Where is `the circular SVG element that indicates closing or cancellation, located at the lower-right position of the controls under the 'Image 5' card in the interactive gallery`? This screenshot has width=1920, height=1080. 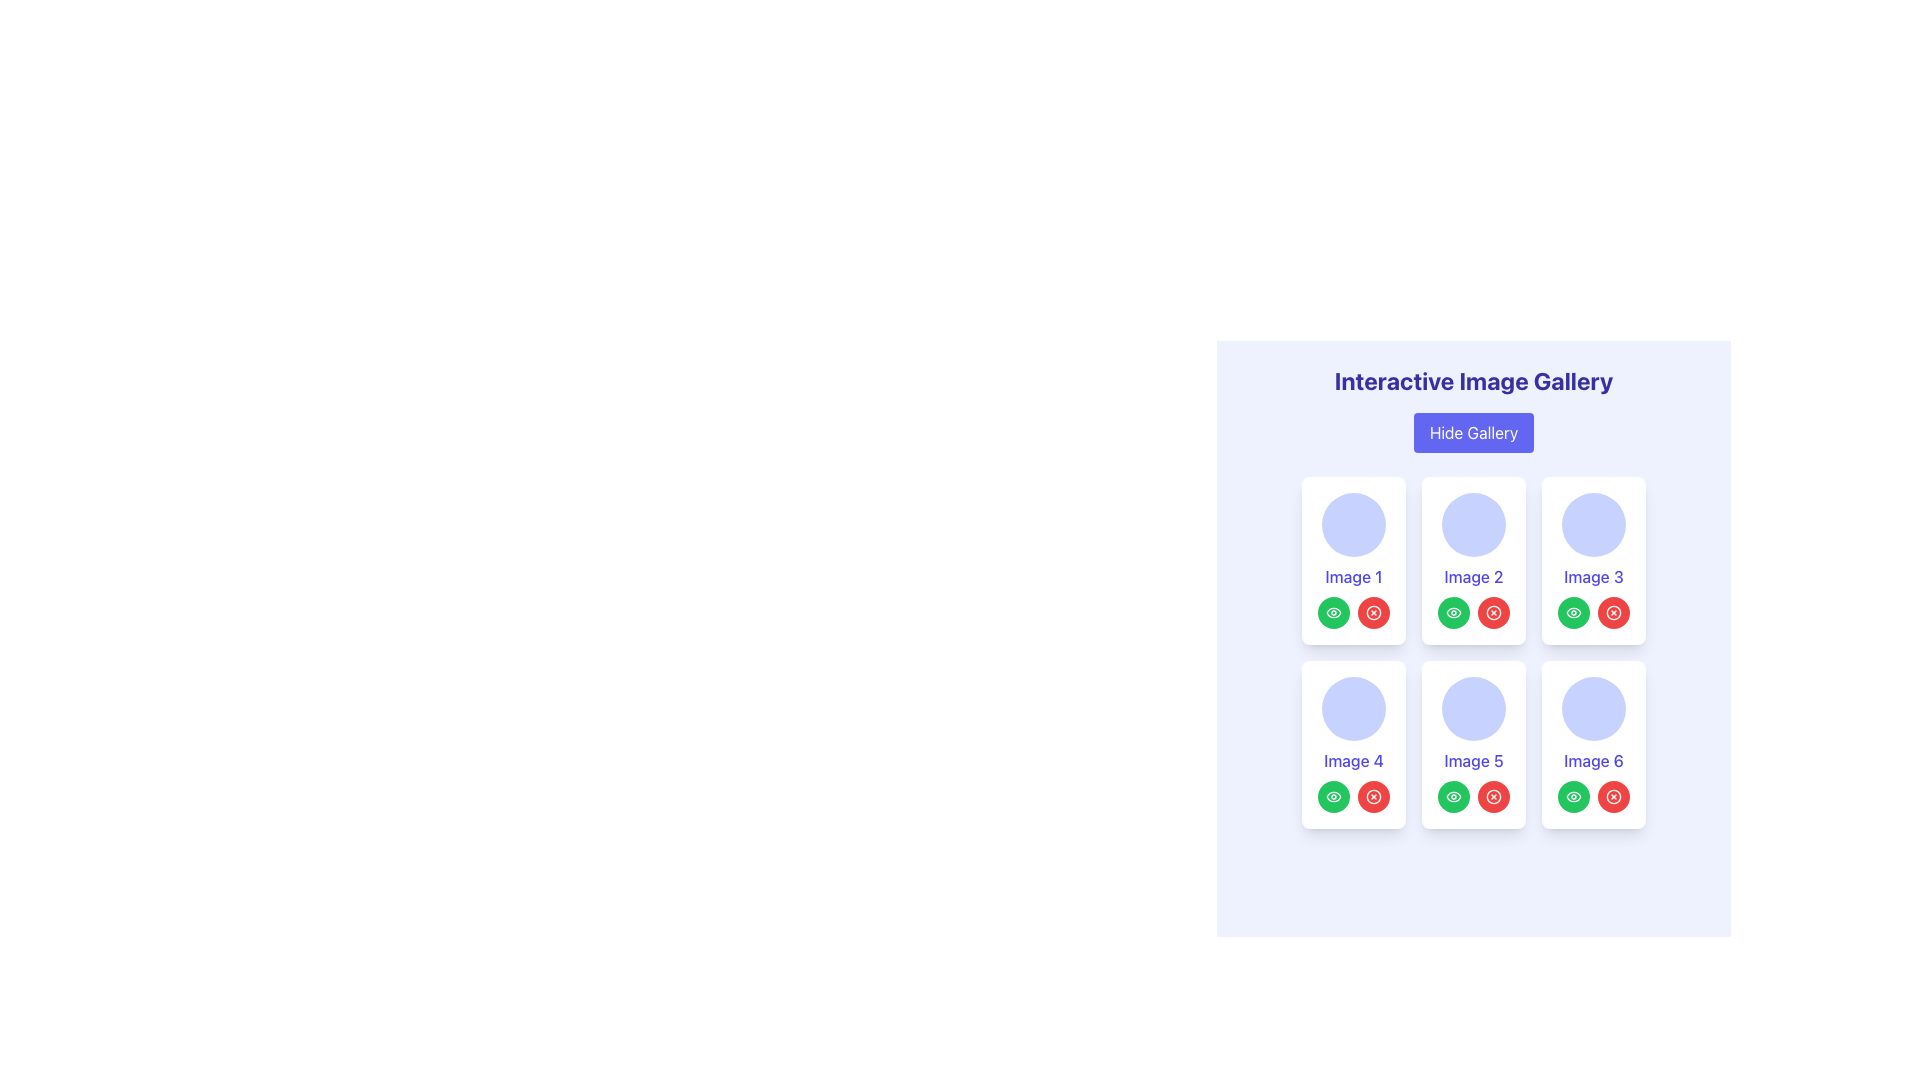 the circular SVG element that indicates closing or cancellation, located at the lower-right position of the controls under the 'Image 5' card in the interactive gallery is located at coordinates (1493, 796).